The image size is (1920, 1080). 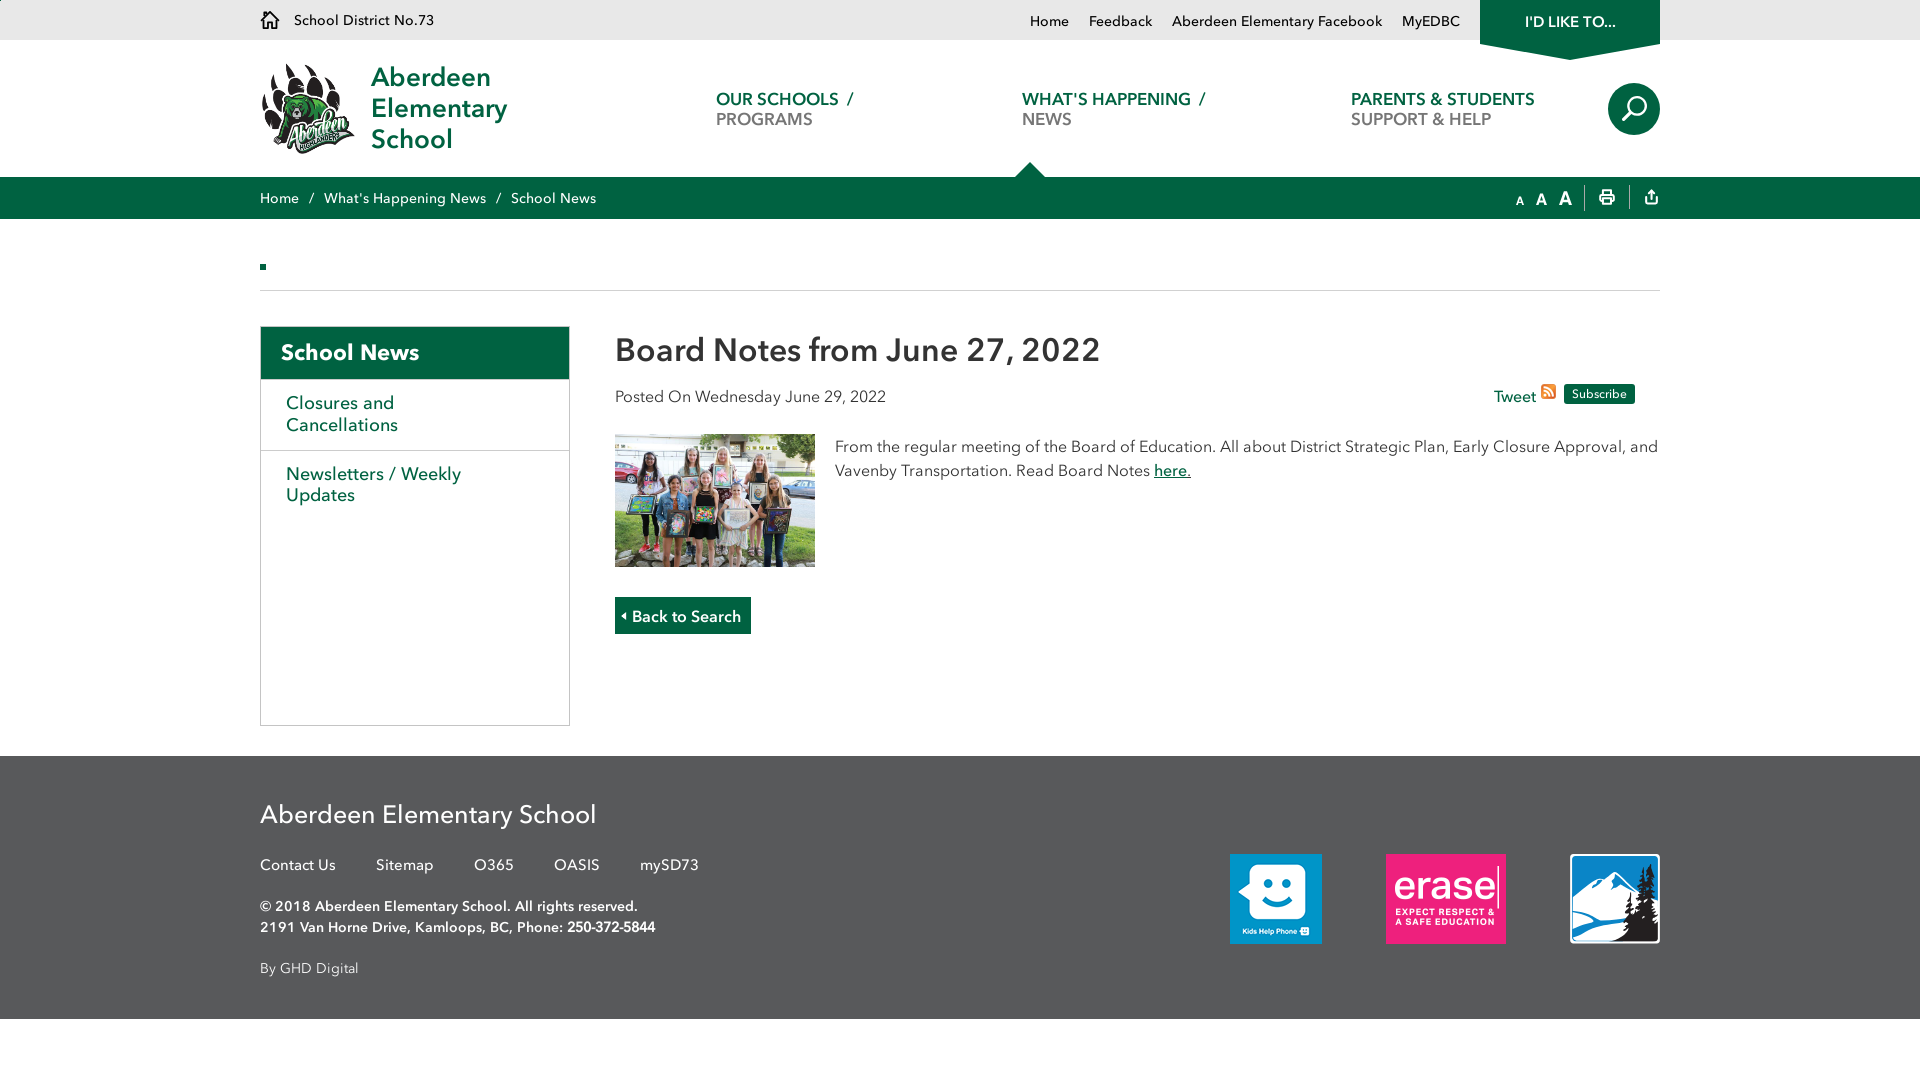 What do you see at coordinates (553, 864) in the screenshot?
I see `'OASIS'` at bounding box center [553, 864].